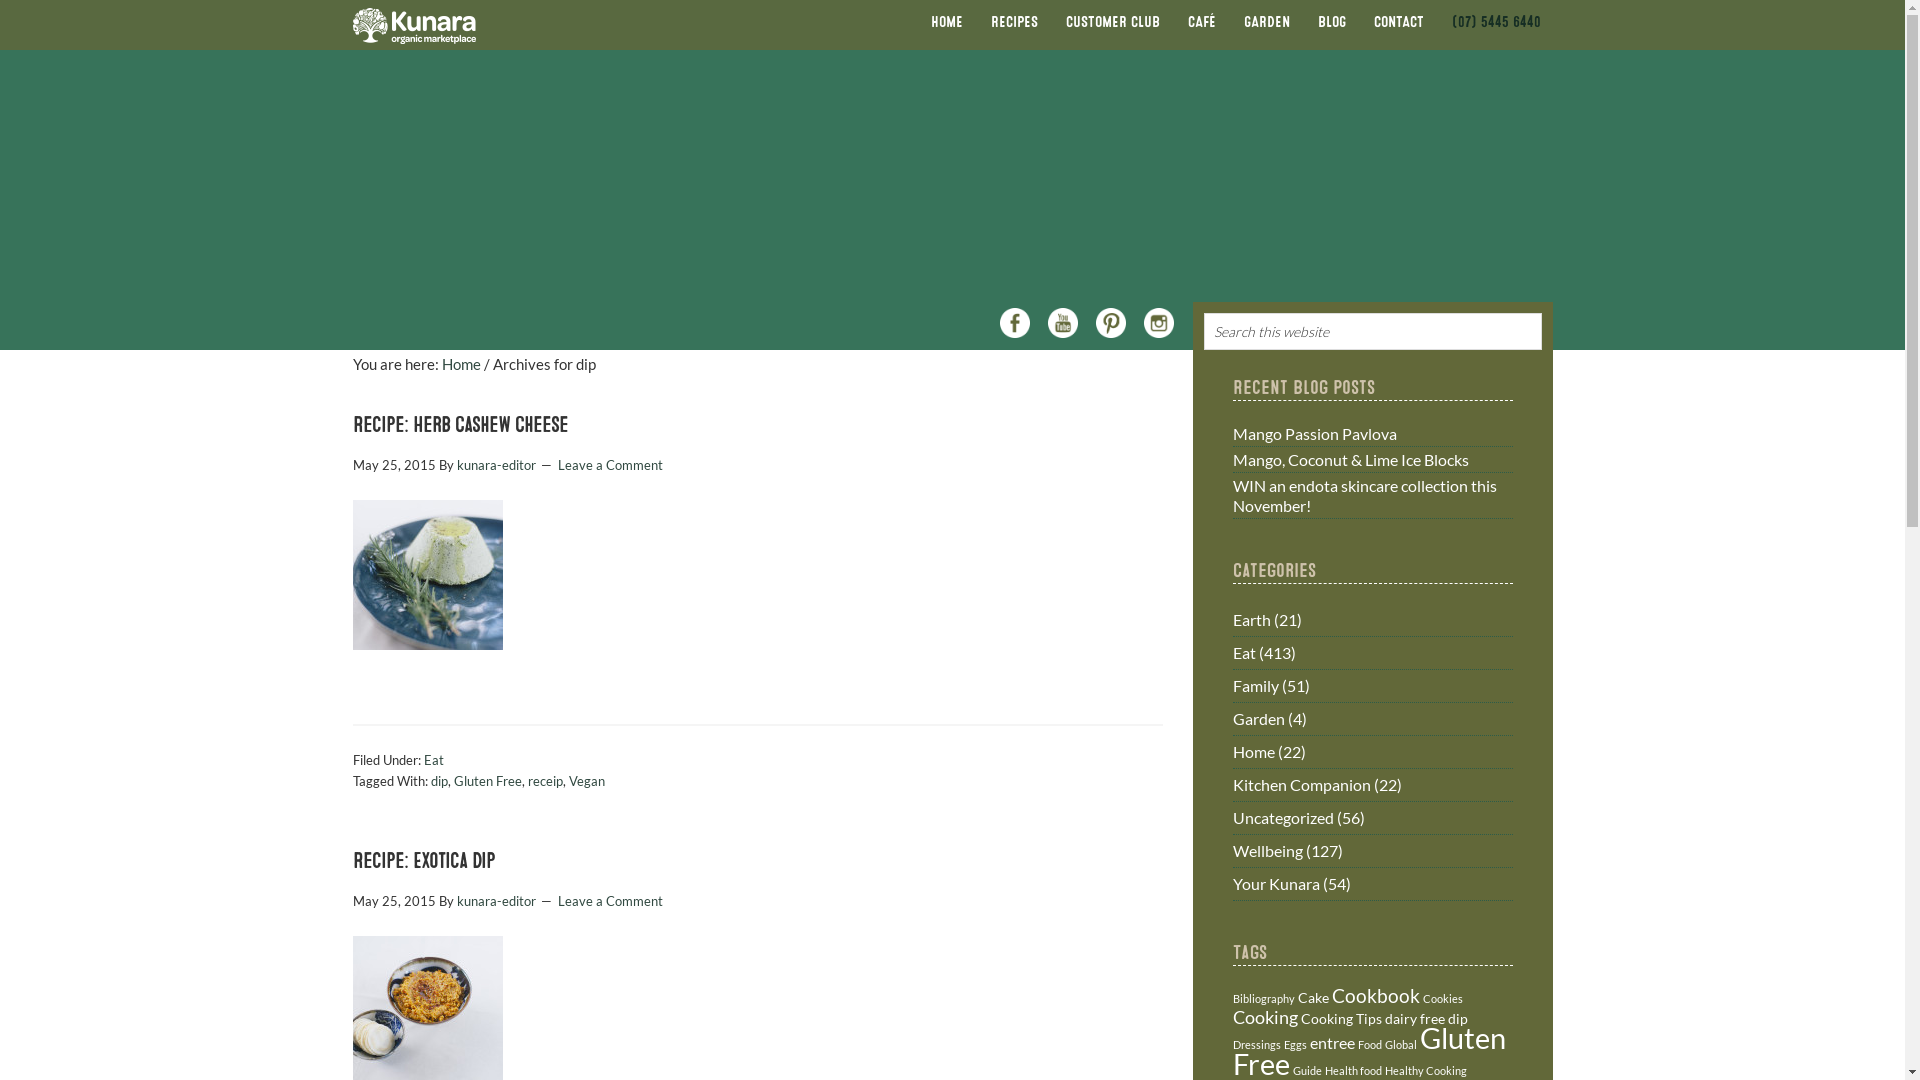  What do you see at coordinates (1548, 319) in the screenshot?
I see `'Search'` at bounding box center [1548, 319].